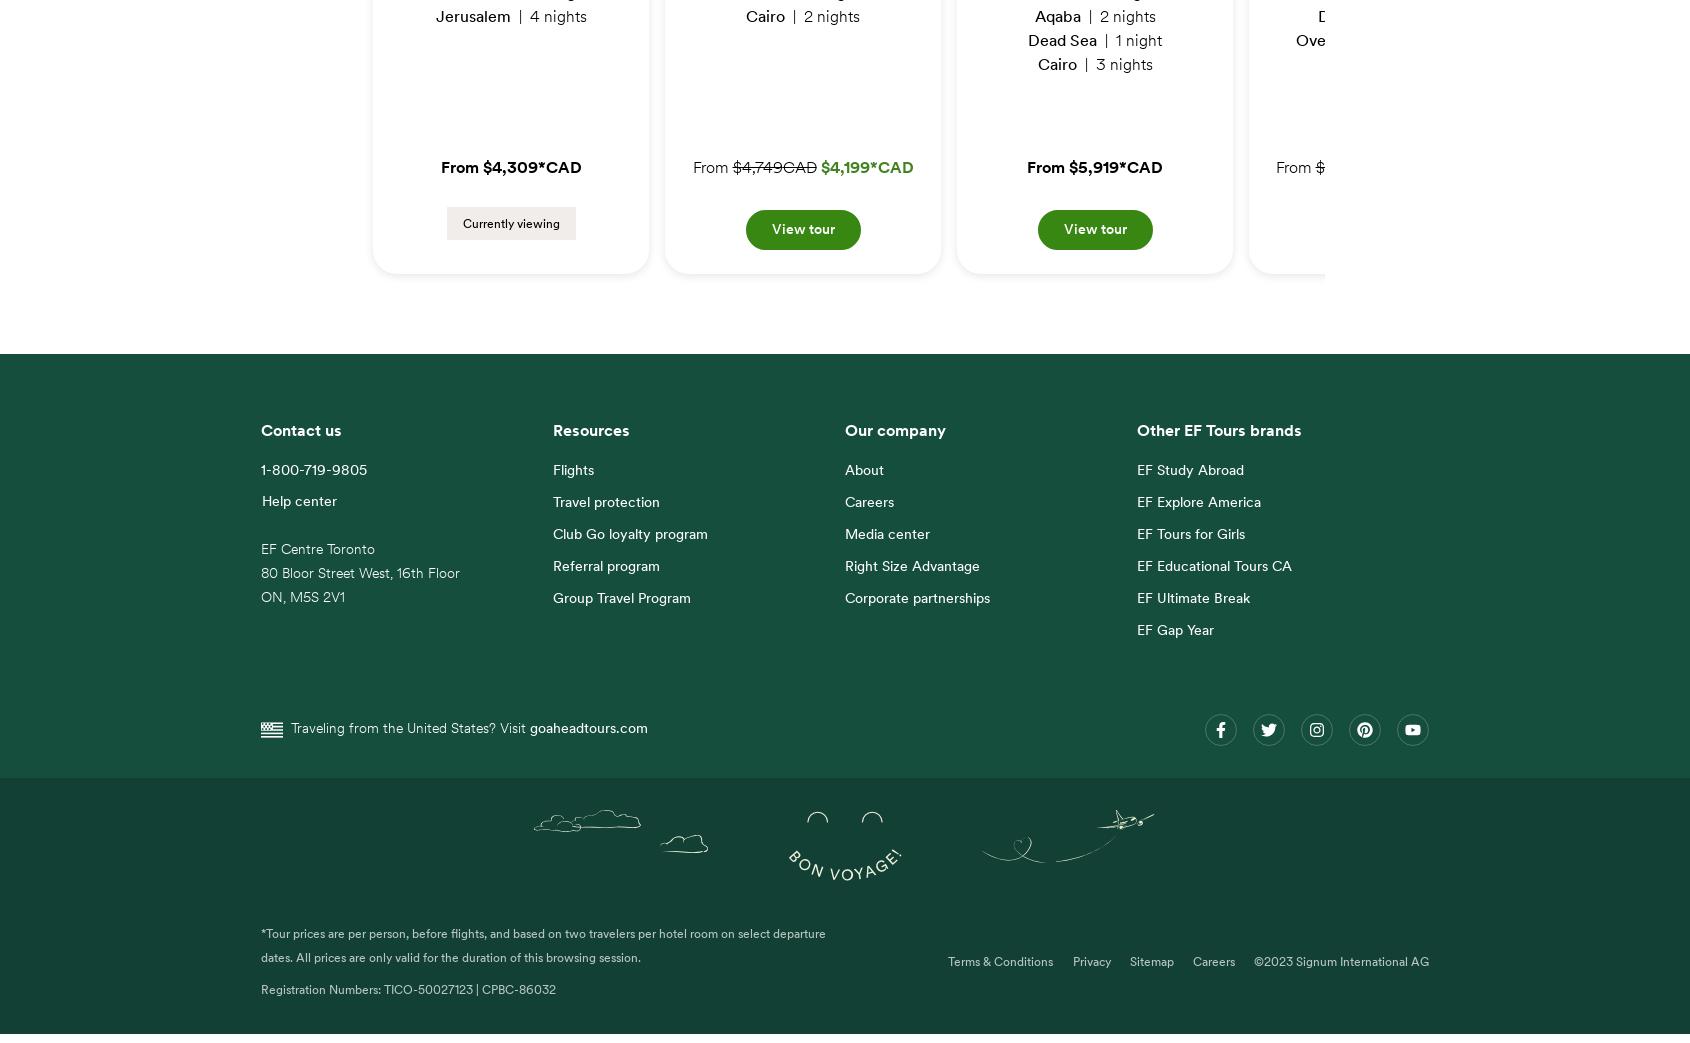 This screenshot has width=1690, height=1043. I want to click on 'Sitemap', so click(1104, 973).